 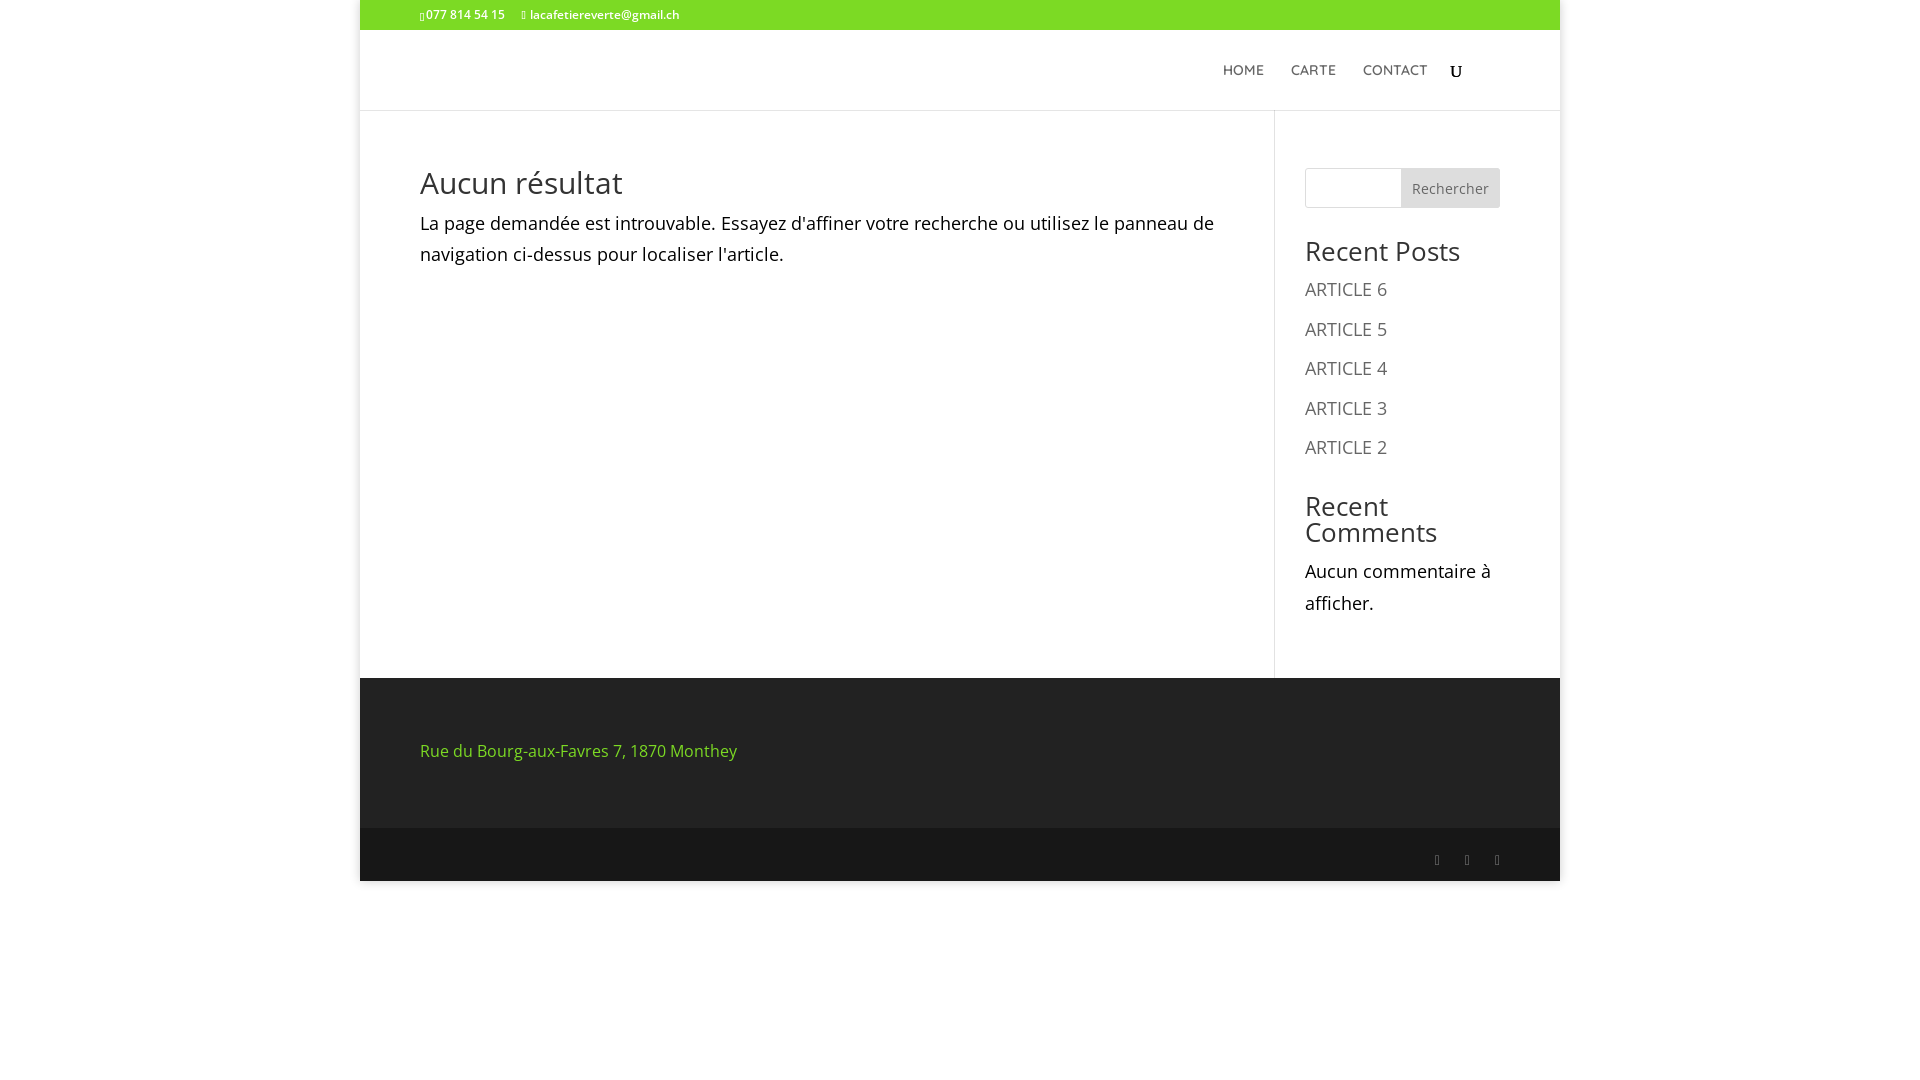 What do you see at coordinates (521, 14) in the screenshot?
I see `'lacafetiereverte@gmail.ch'` at bounding box center [521, 14].